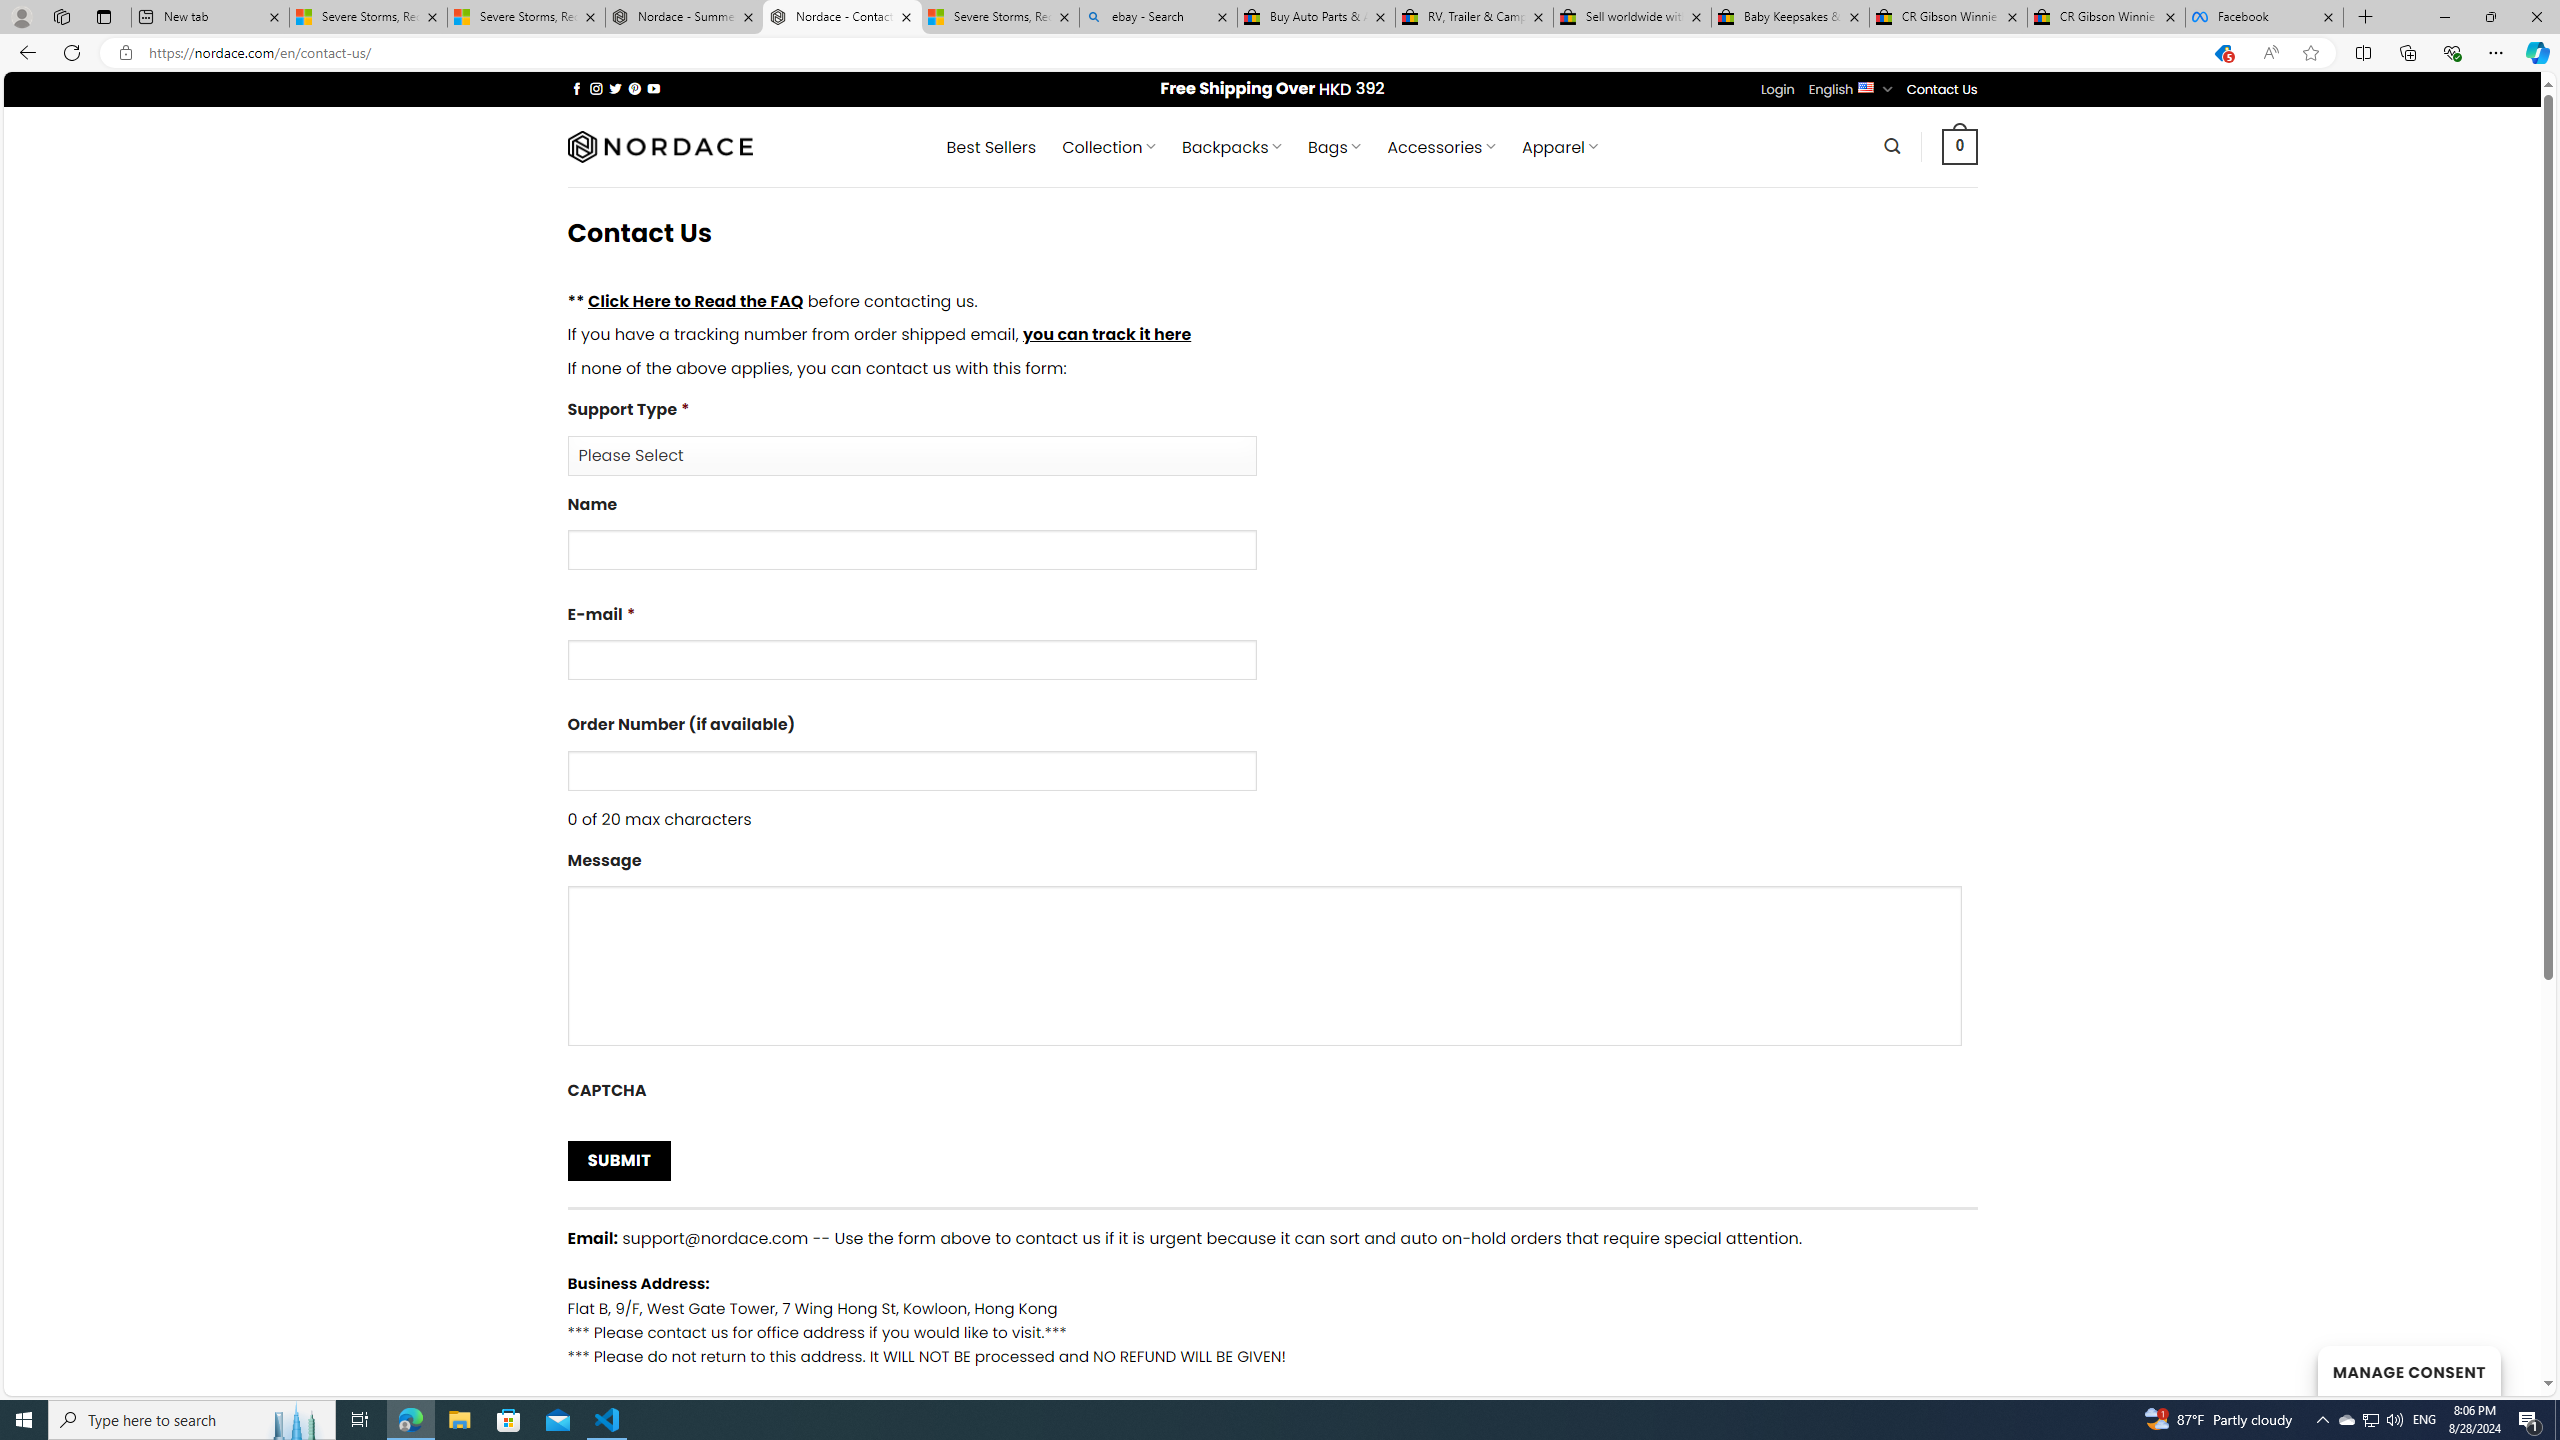 Image resolution: width=2560 pixels, height=1440 pixels. I want to click on 'This site has coupons! Shopping in Microsoft Edge, 5', so click(2221, 53).